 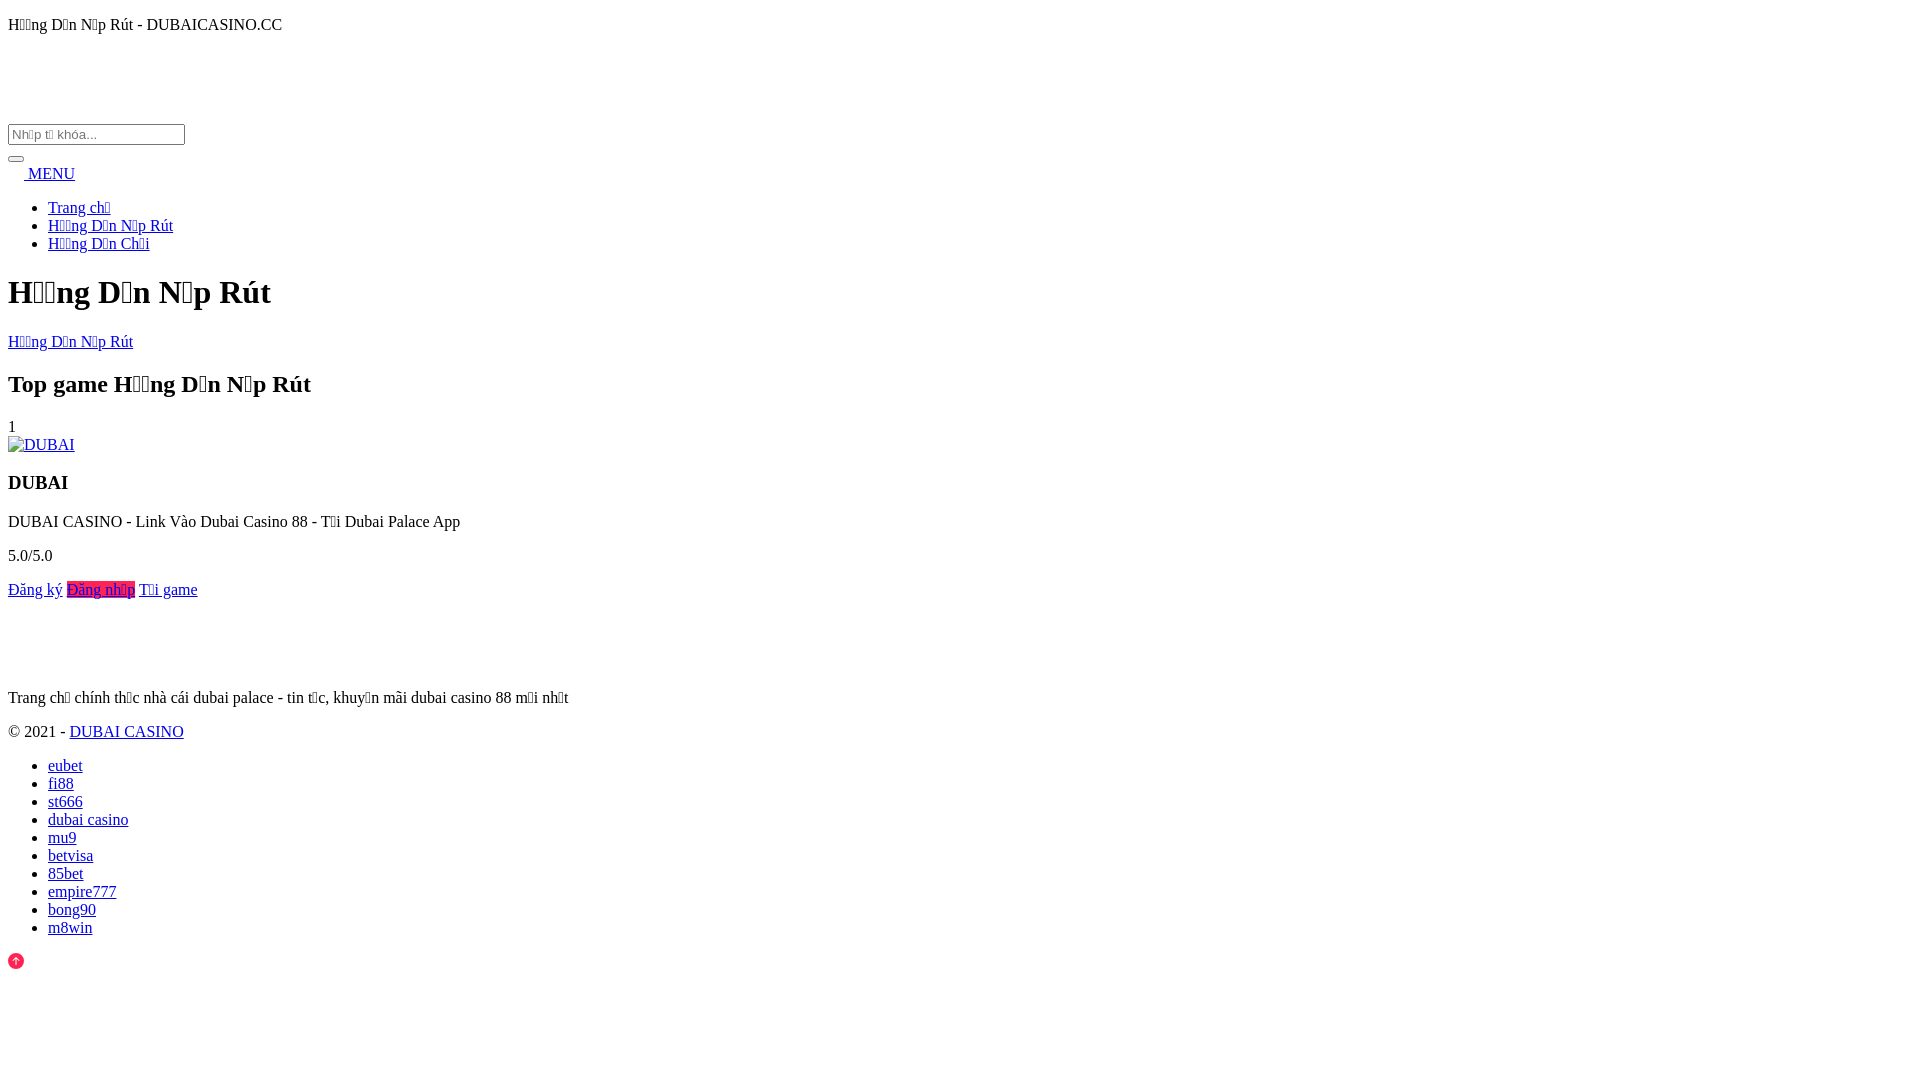 What do you see at coordinates (8, 443) in the screenshot?
I see `'DUBAI'` at bounding box center [8, 443].